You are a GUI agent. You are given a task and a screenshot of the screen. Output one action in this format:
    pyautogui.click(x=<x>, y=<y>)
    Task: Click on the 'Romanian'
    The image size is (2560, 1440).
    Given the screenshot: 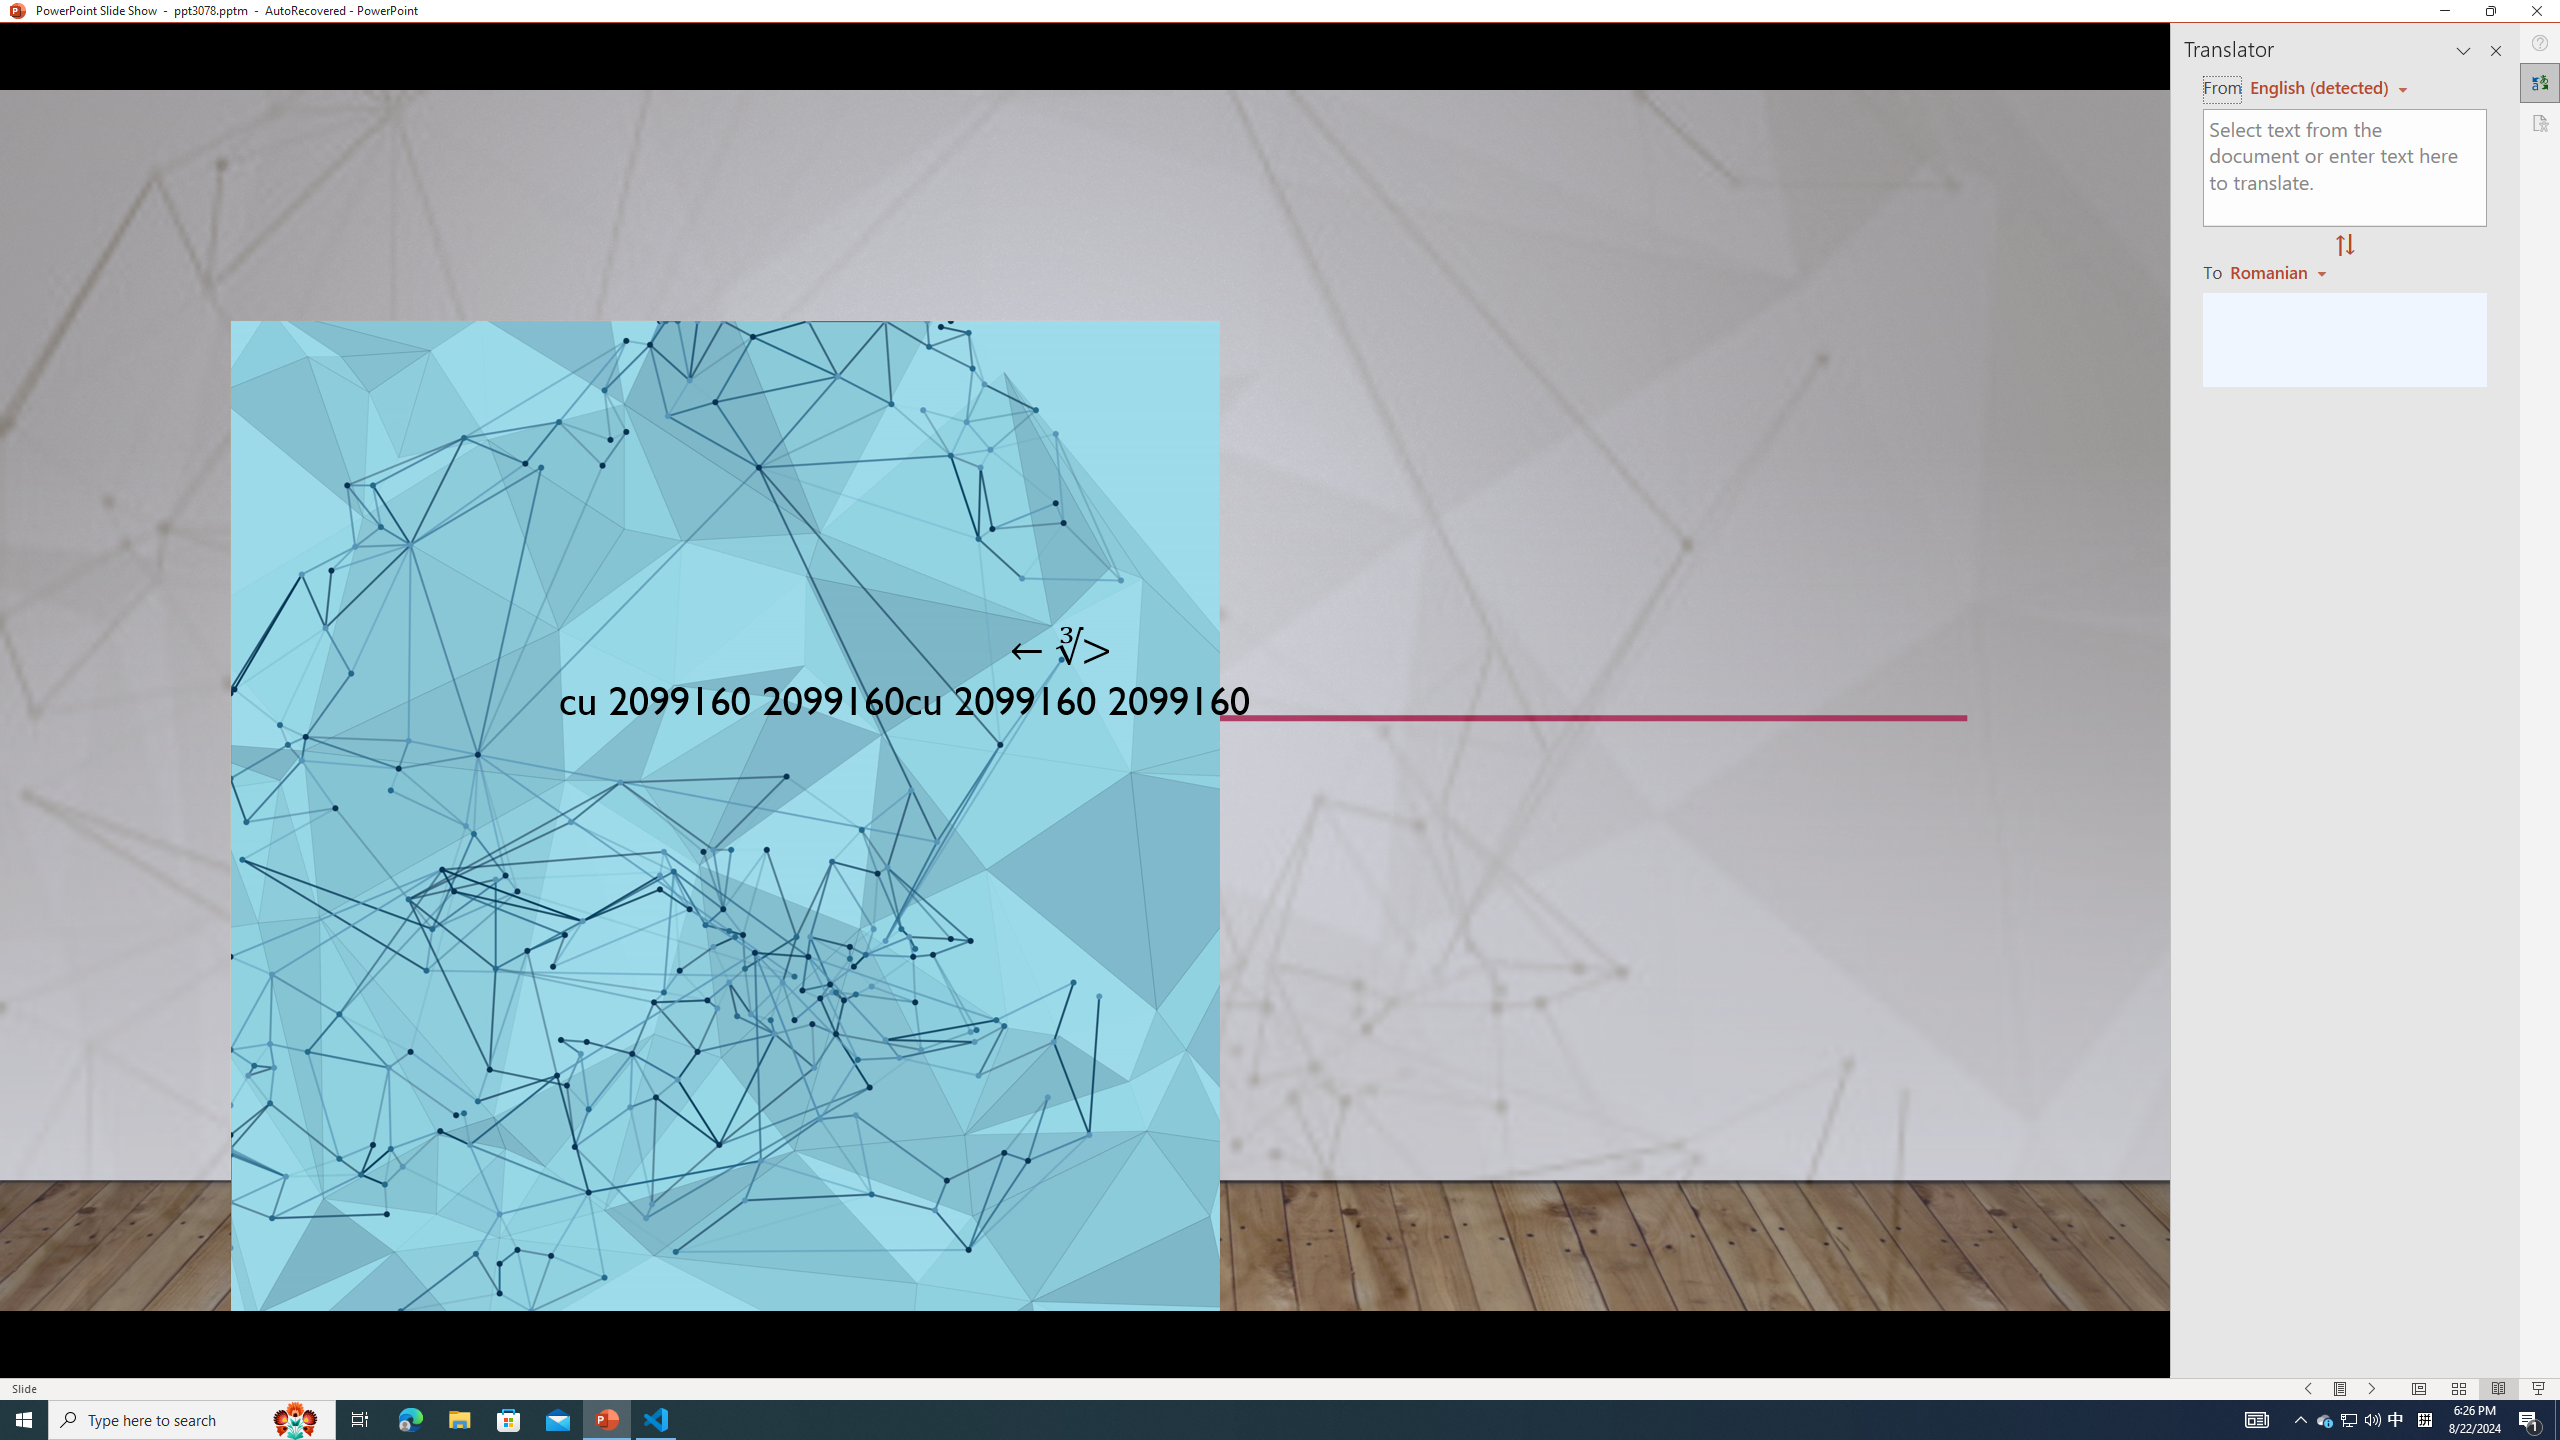 What is the action you would take?
    pyautogui.click(x=2279, y=271)
    